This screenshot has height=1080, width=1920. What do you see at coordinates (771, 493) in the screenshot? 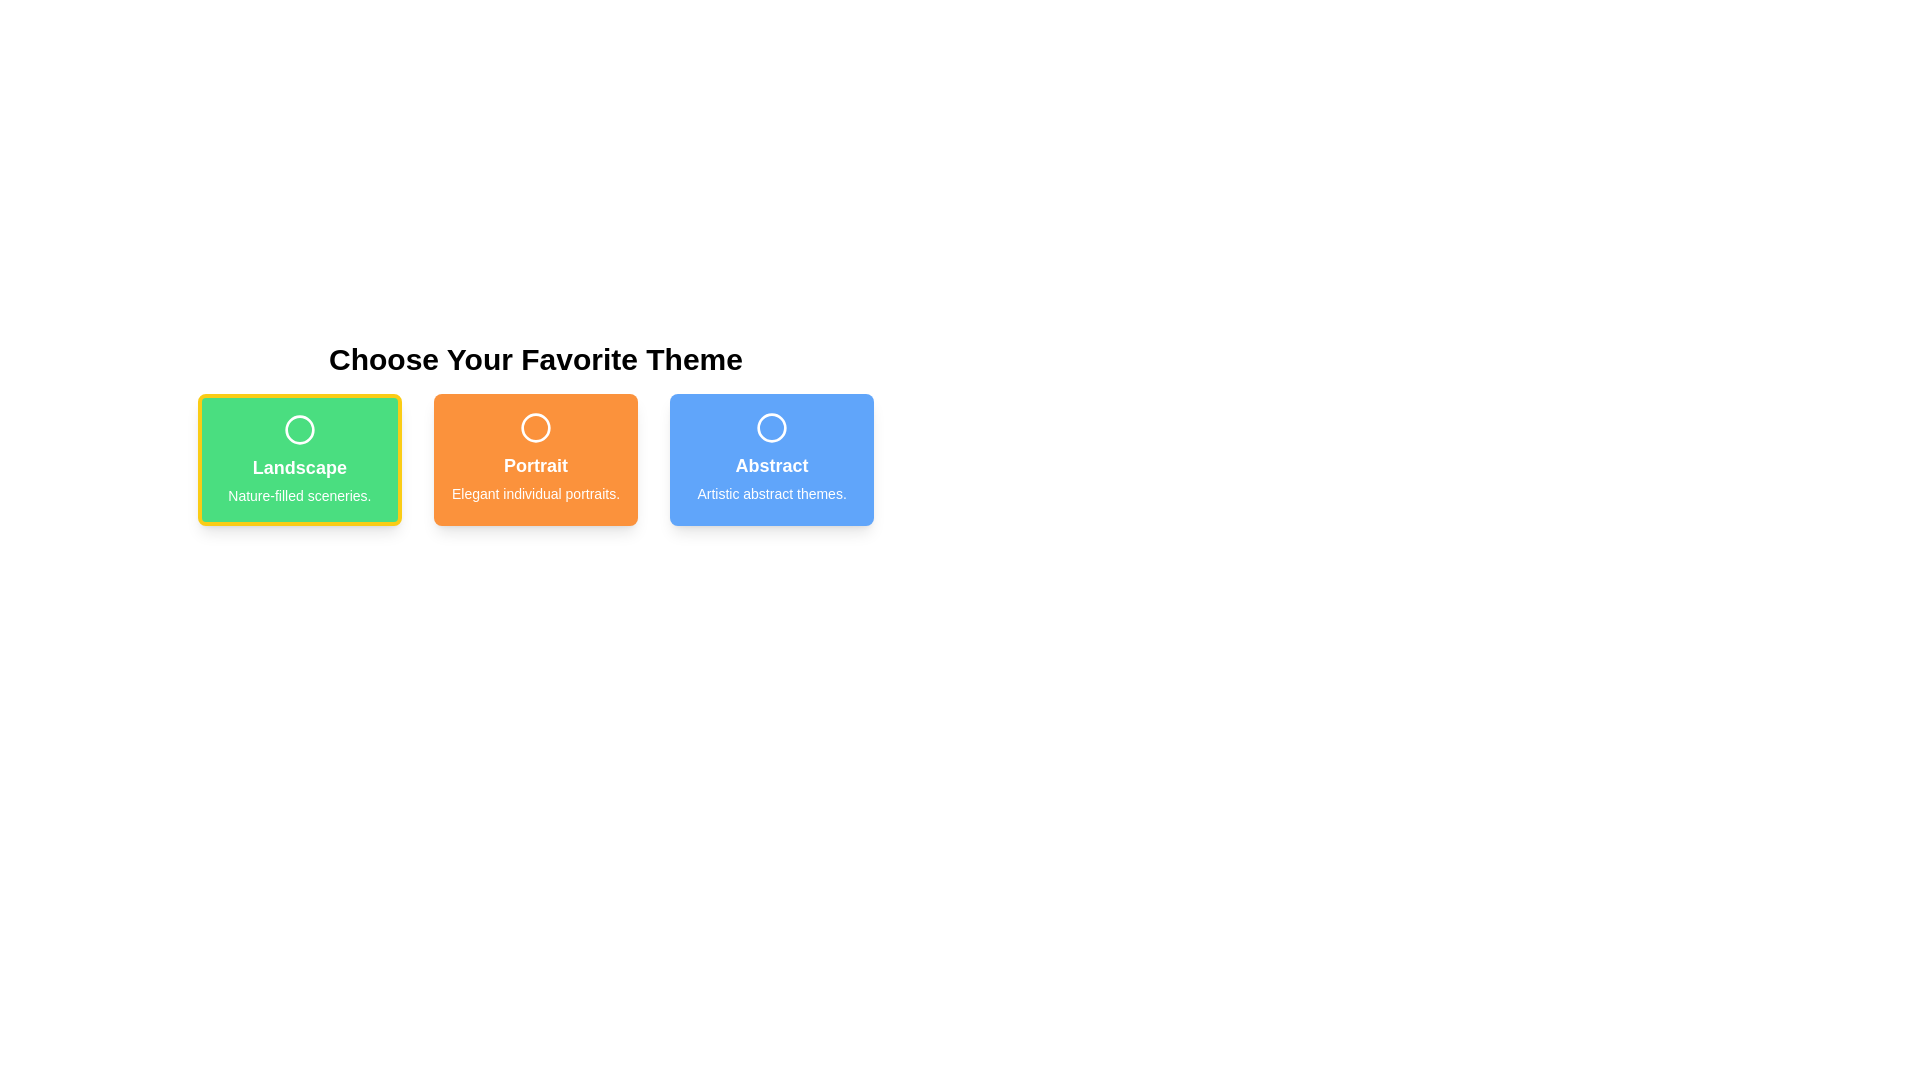
I see `the text element that reads 'Artistic abstract themes.' located at the bottom section of the third card labeled 'Abstract' in a horizontal list` at bounding box center [771, 493].